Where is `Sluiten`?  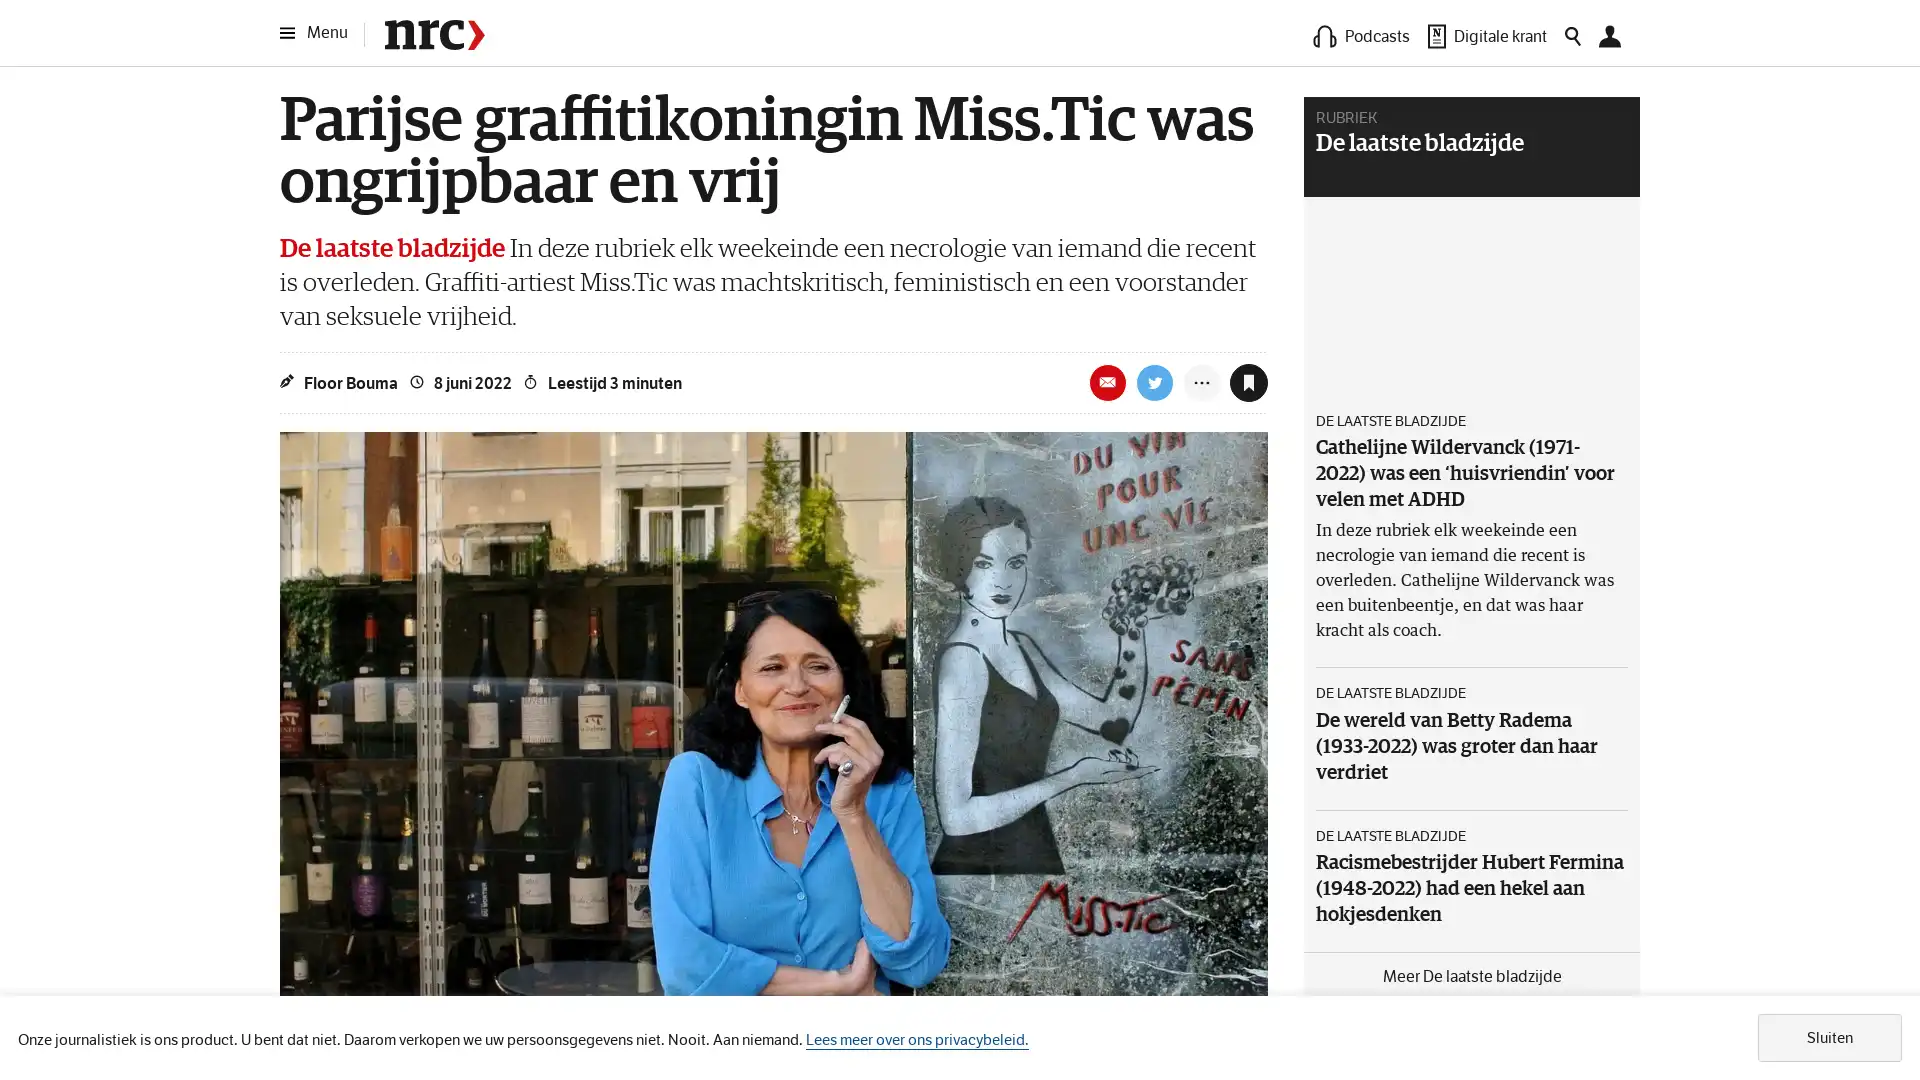
Sluiten is located at coordinates (1829, 1036).